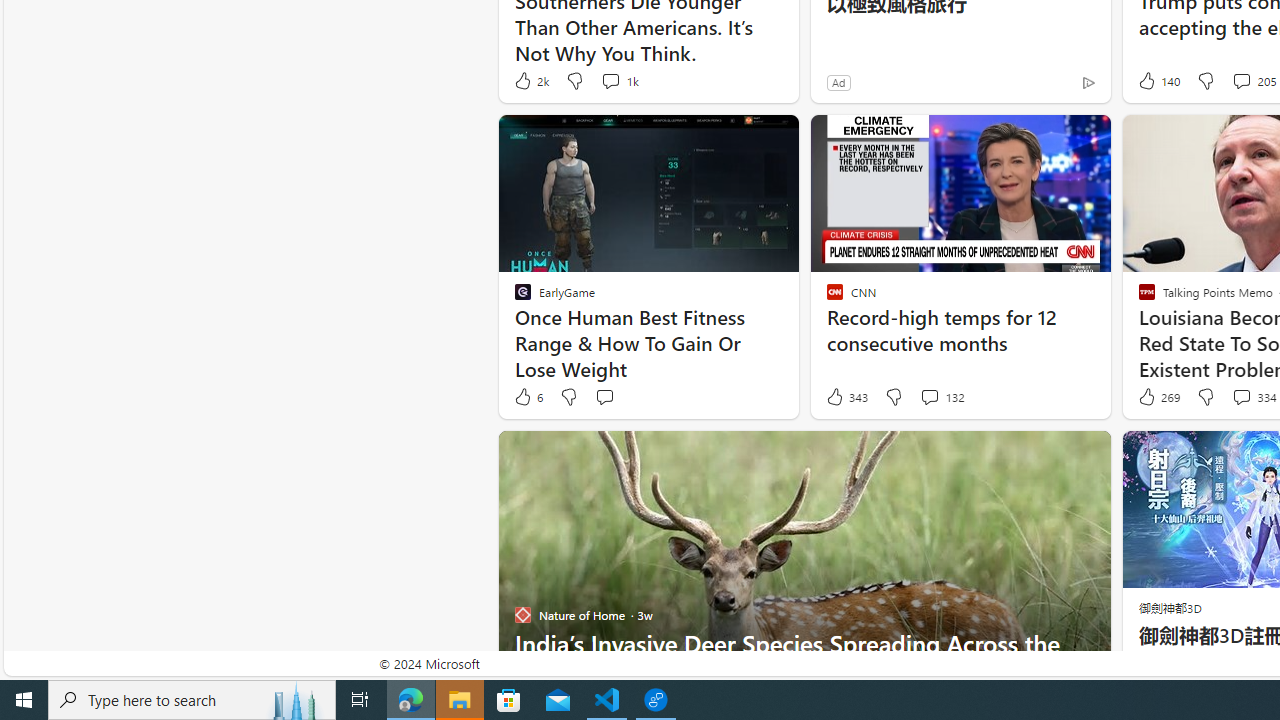 This screenshot has height=720, width=1280. I want to click on '269 Like', so click(1157, 397).